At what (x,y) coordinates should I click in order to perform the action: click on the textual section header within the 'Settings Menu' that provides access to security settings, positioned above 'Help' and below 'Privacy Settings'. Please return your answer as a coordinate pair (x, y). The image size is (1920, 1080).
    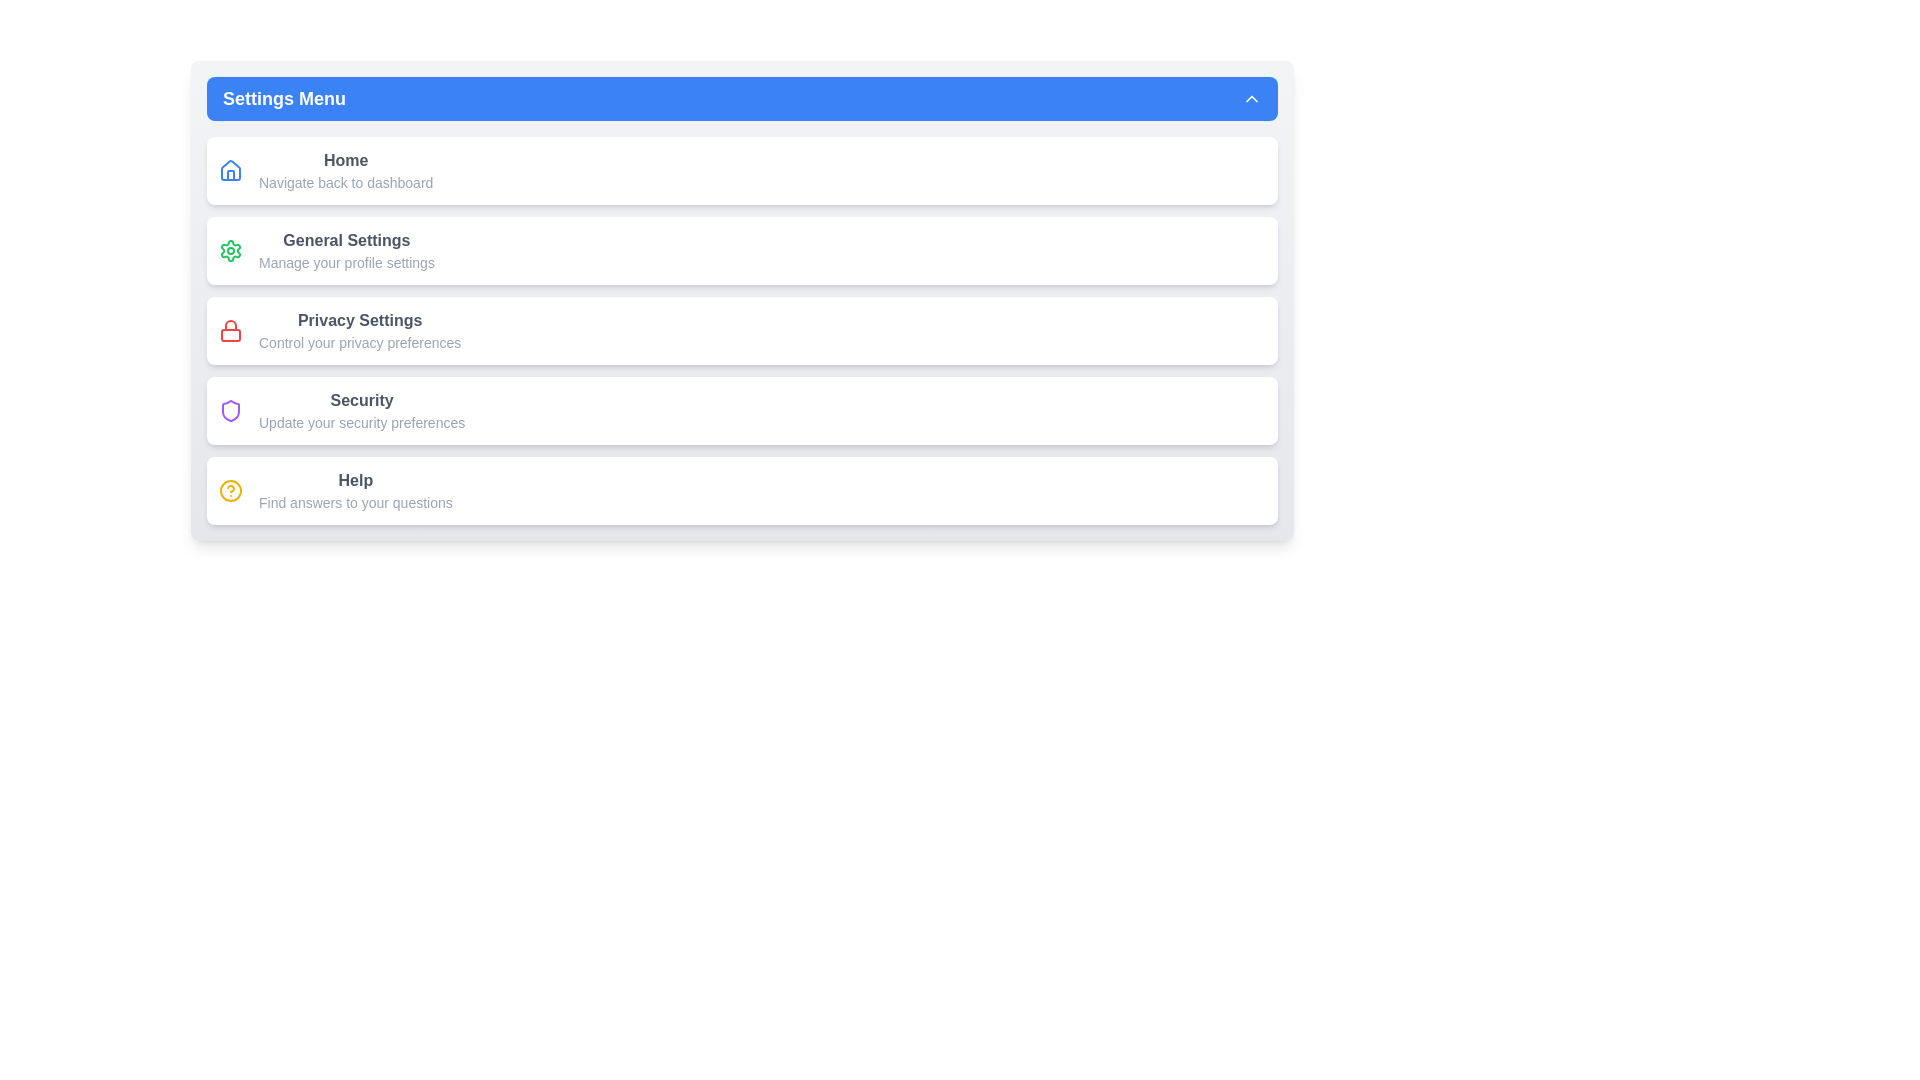
    Looking at the image, I should click on (362, 410).